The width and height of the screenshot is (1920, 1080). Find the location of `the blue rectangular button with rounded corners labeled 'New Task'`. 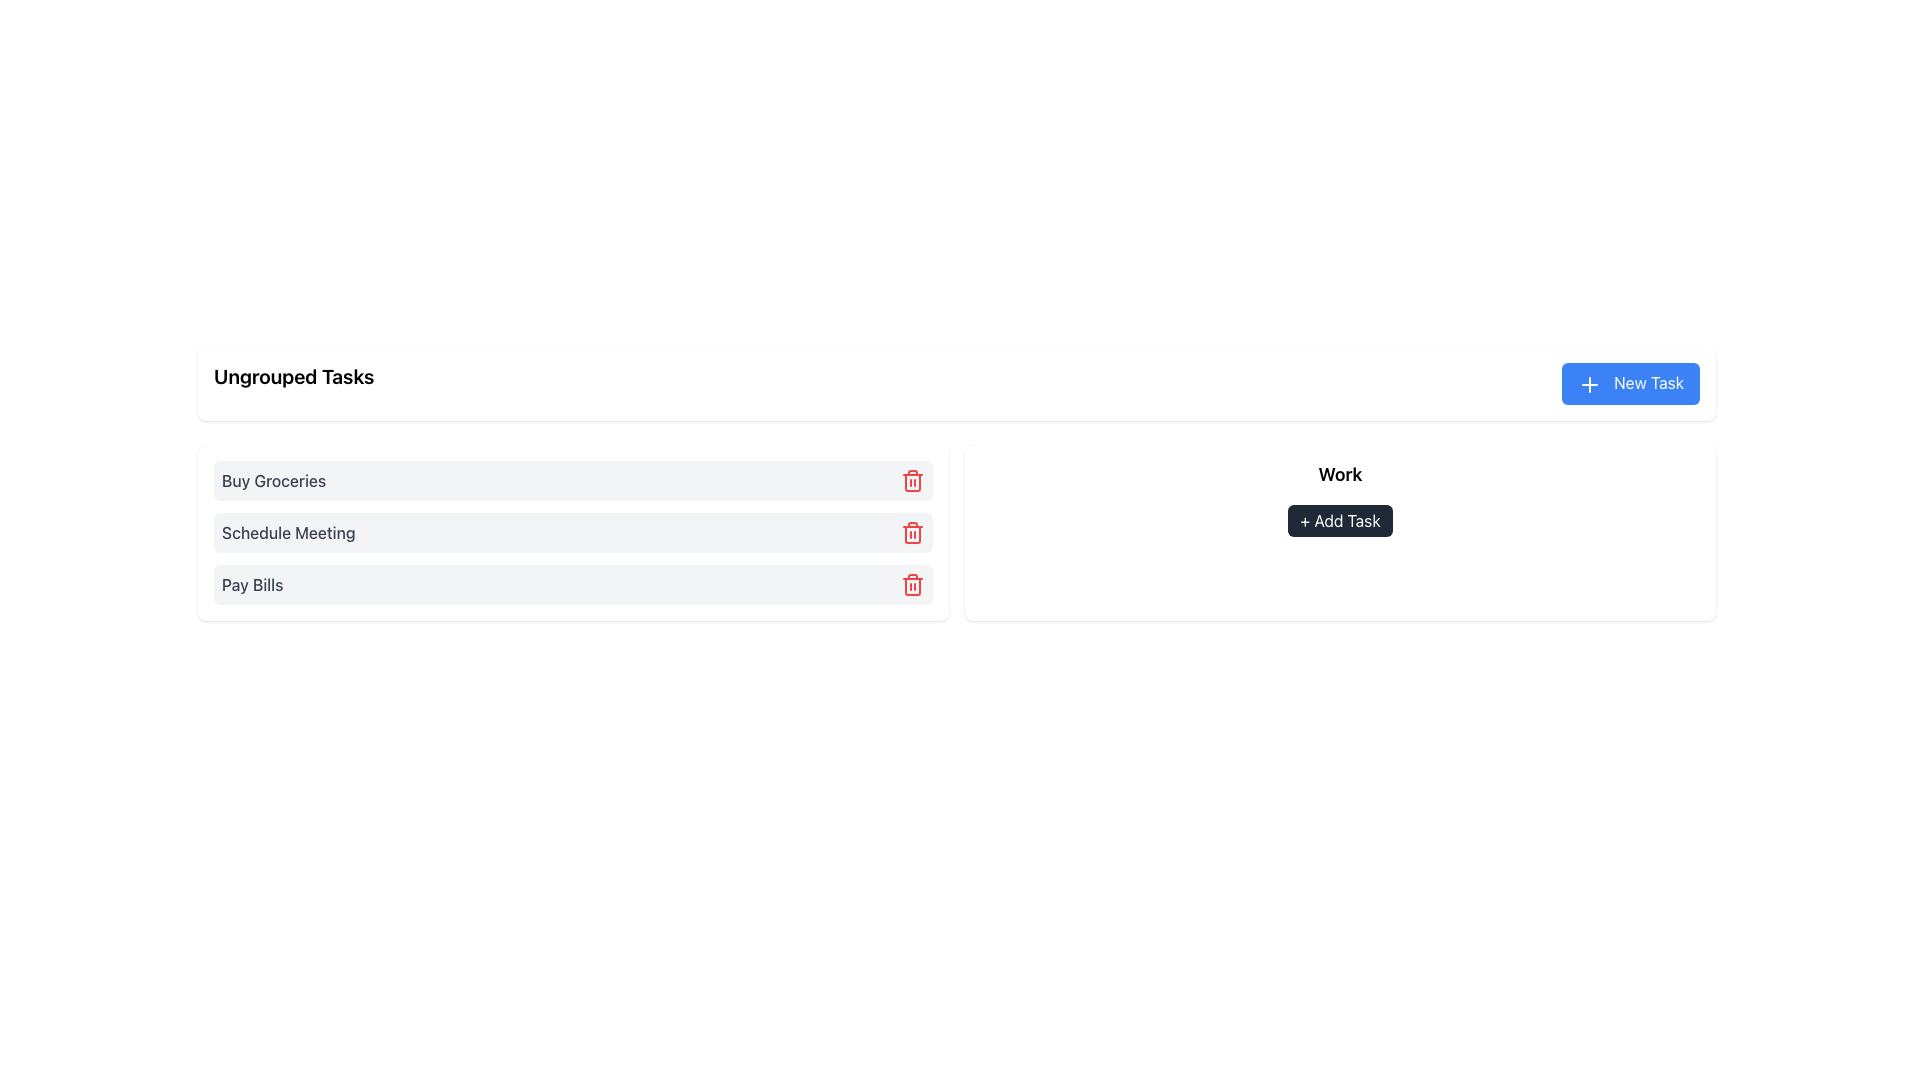

the blue rectangular button with rounded corners labeled 'New Task' is located at coordinates (1631, 383).